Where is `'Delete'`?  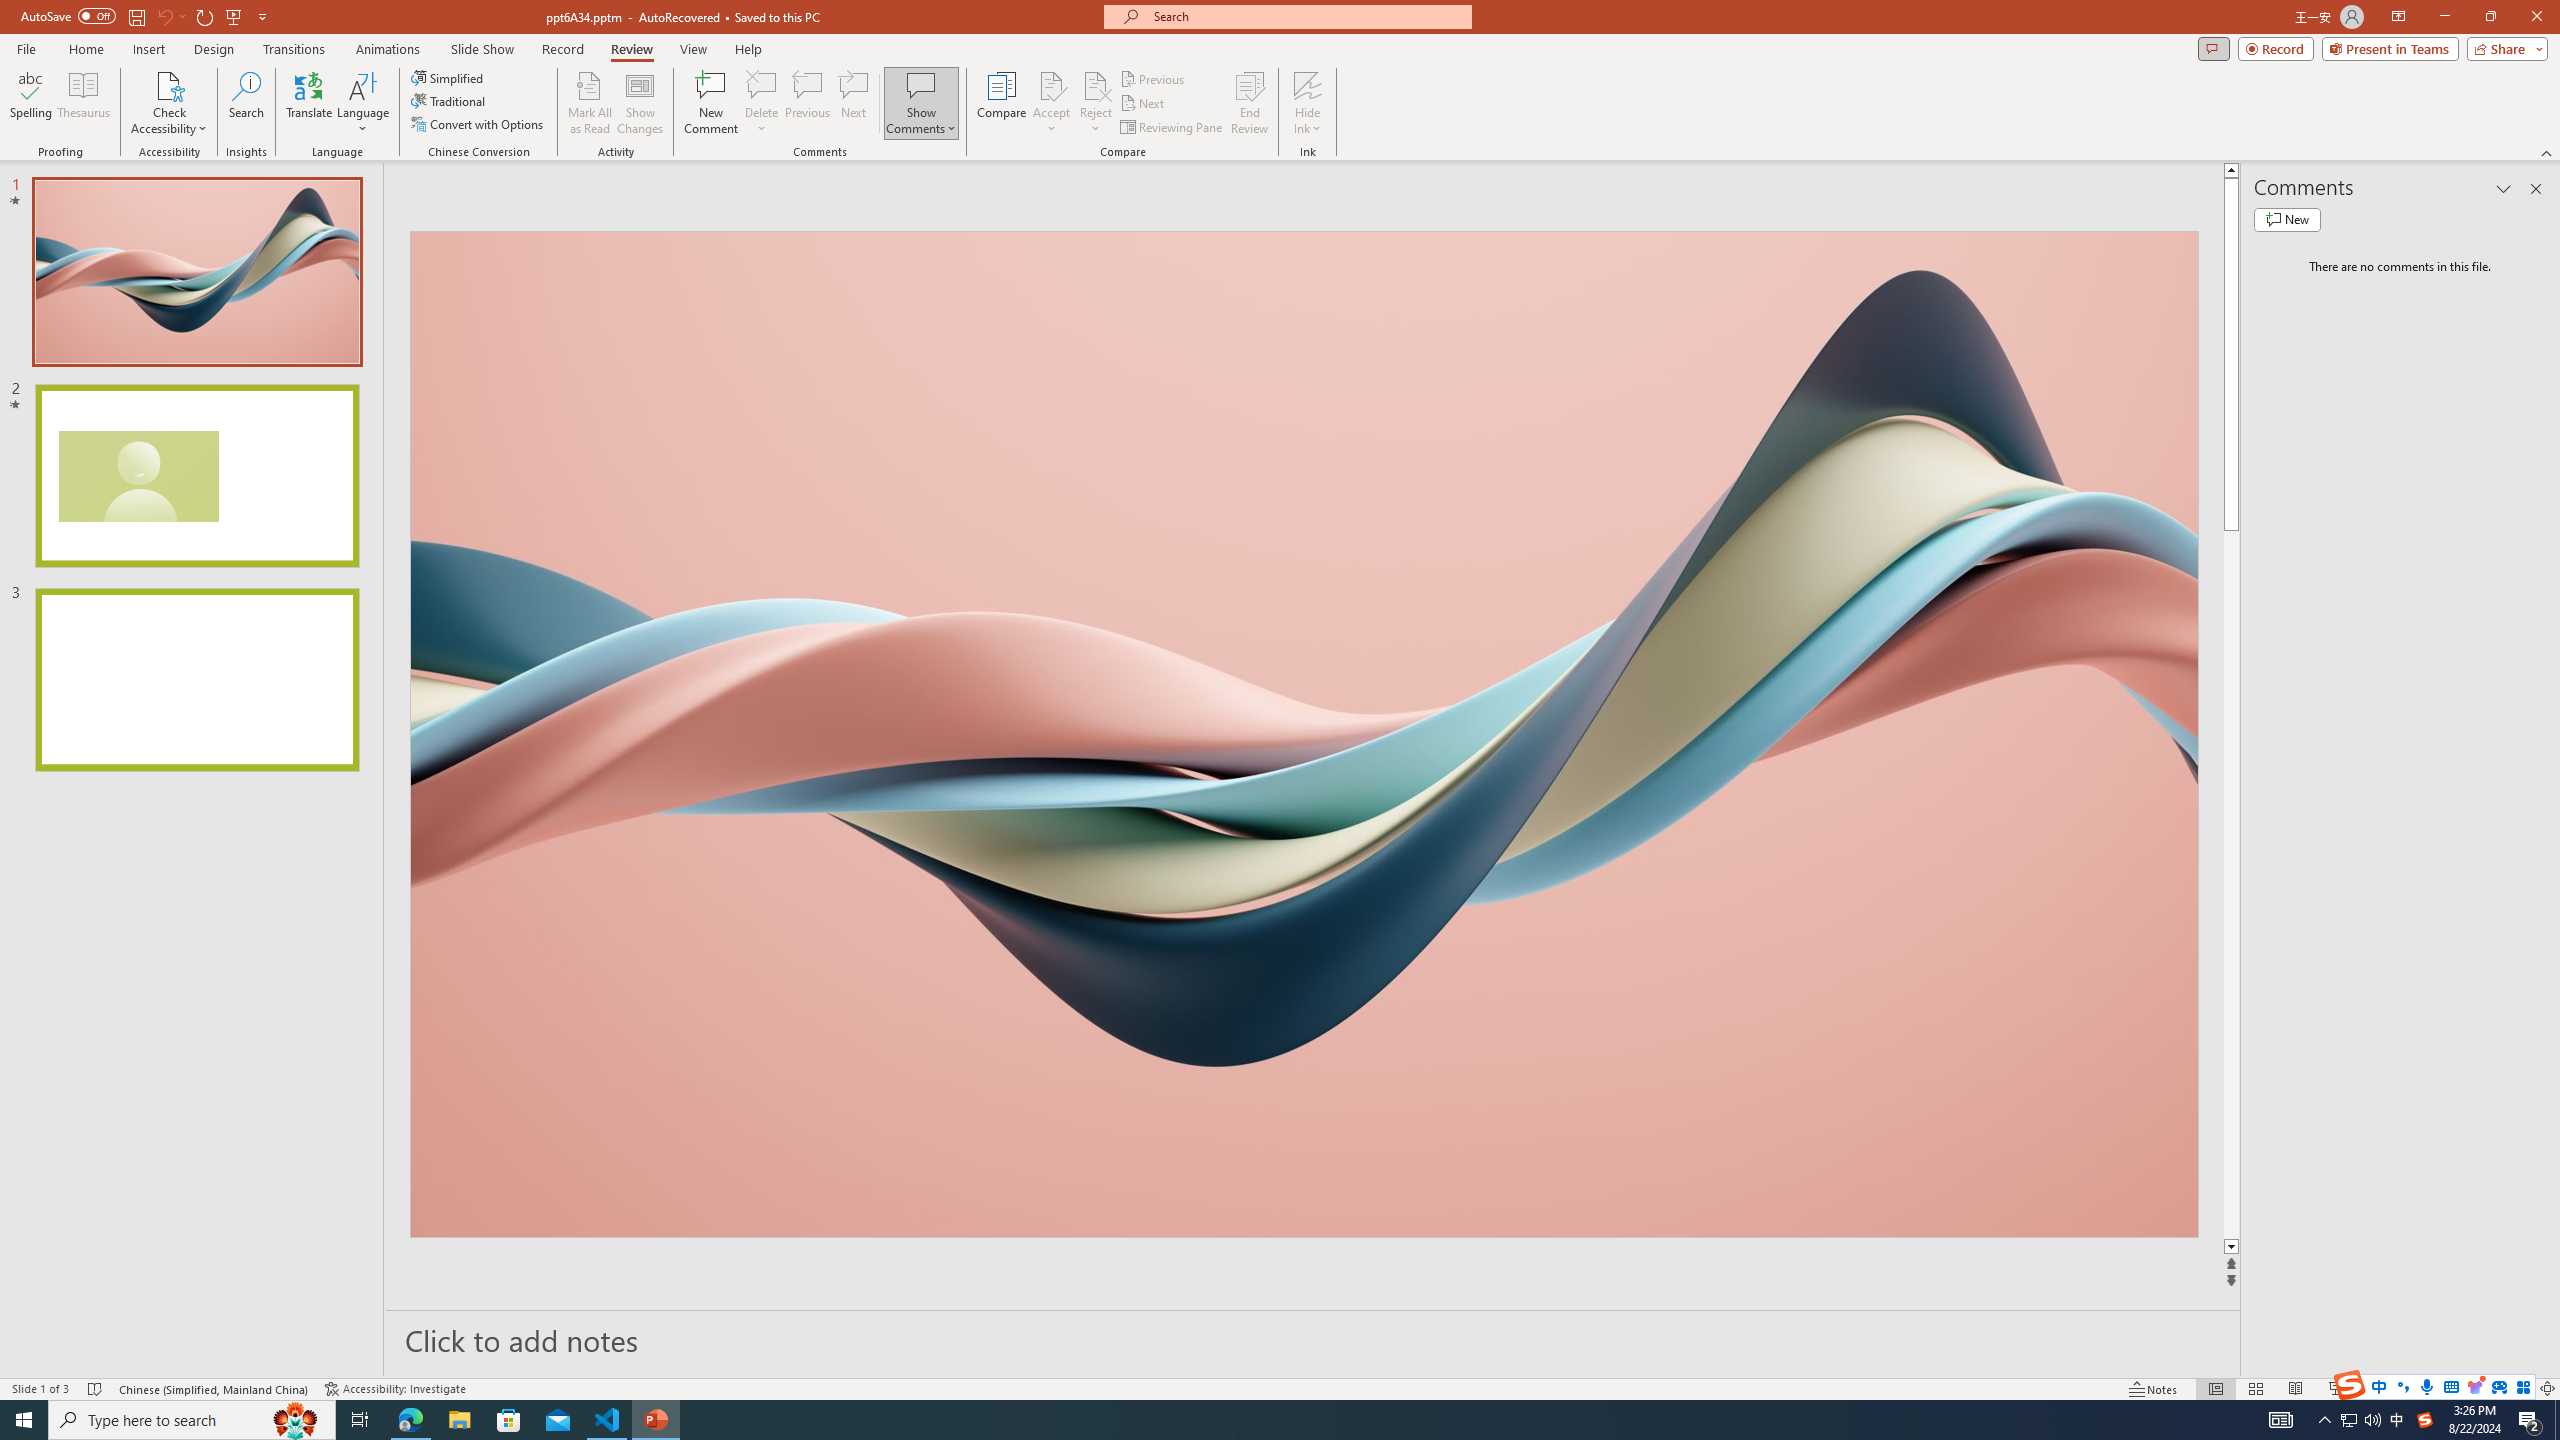
'Delete' is located at coordinates (761, 103).